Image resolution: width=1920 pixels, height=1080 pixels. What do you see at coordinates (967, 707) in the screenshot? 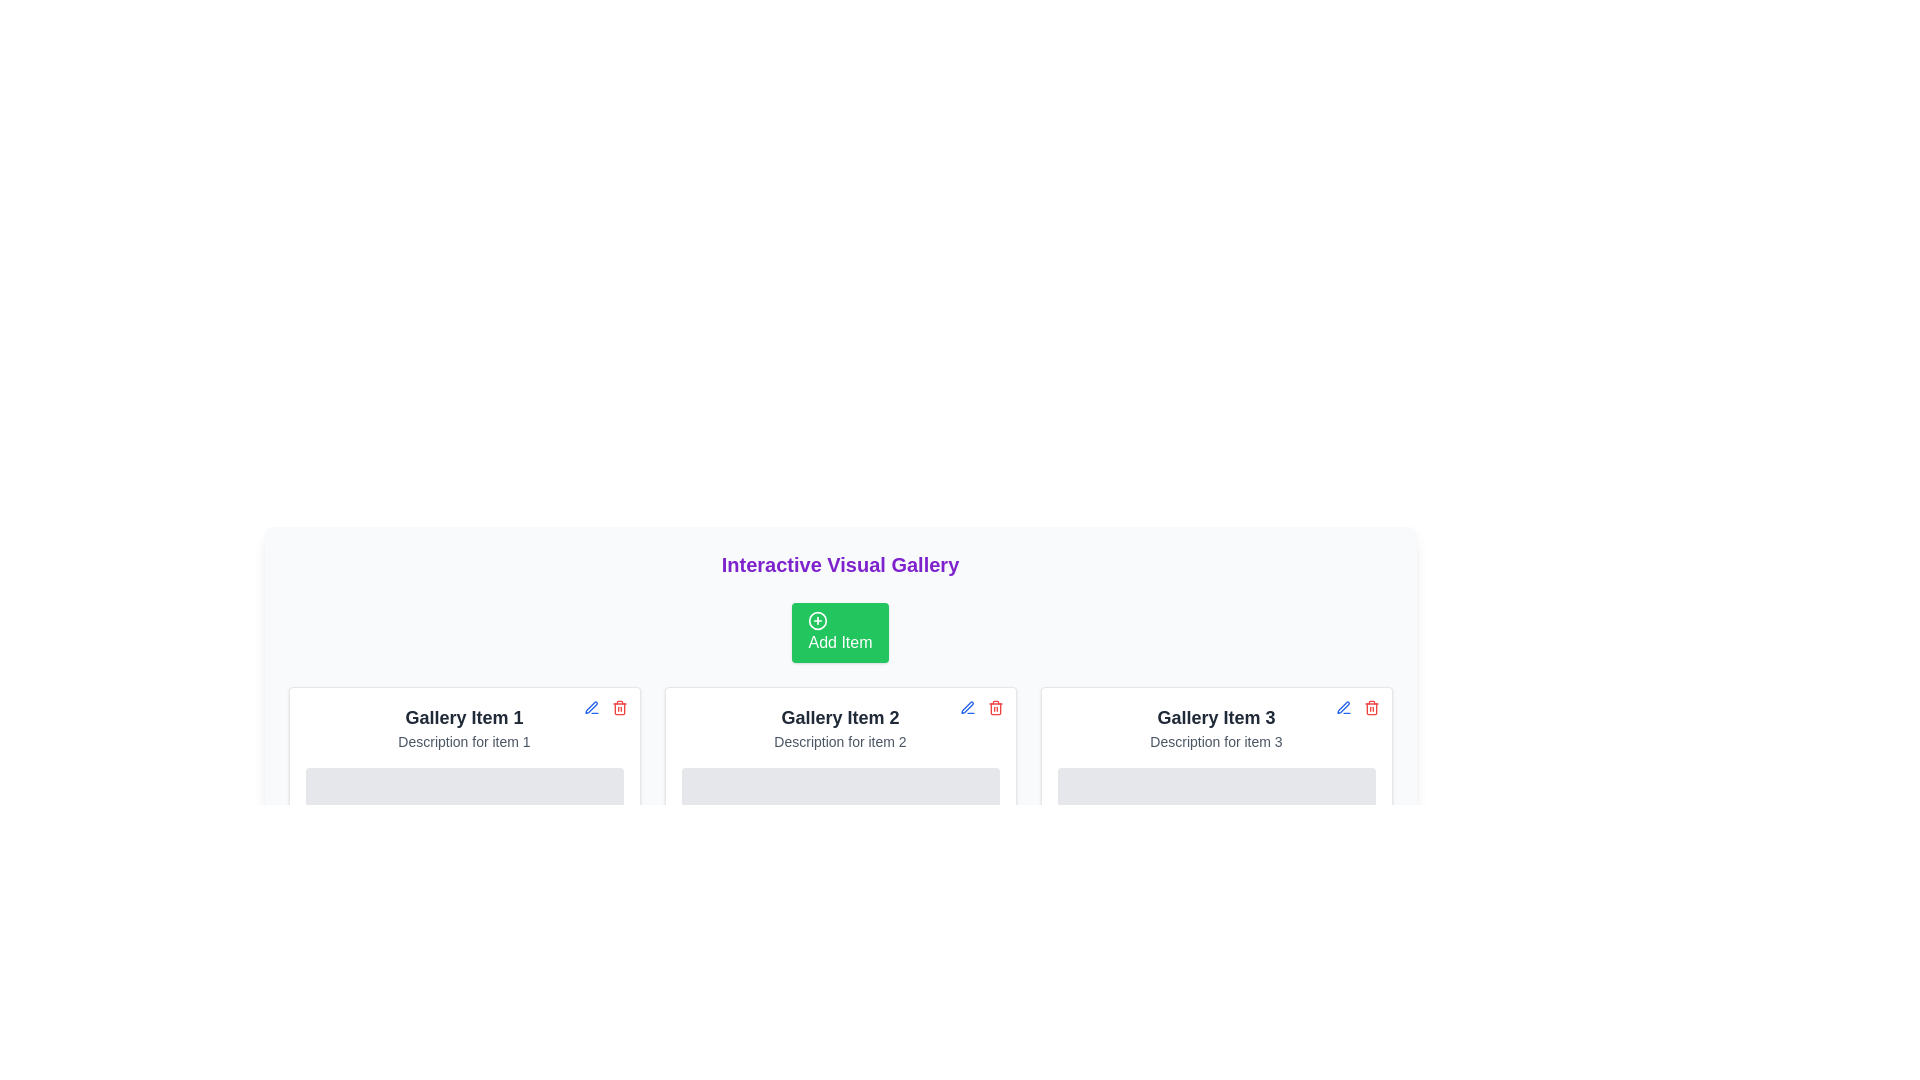
I see `the edit button located within the second gallery item (Gallery Item 2), positioned to the left of the trash can icon` at bounding box center [967, 707].